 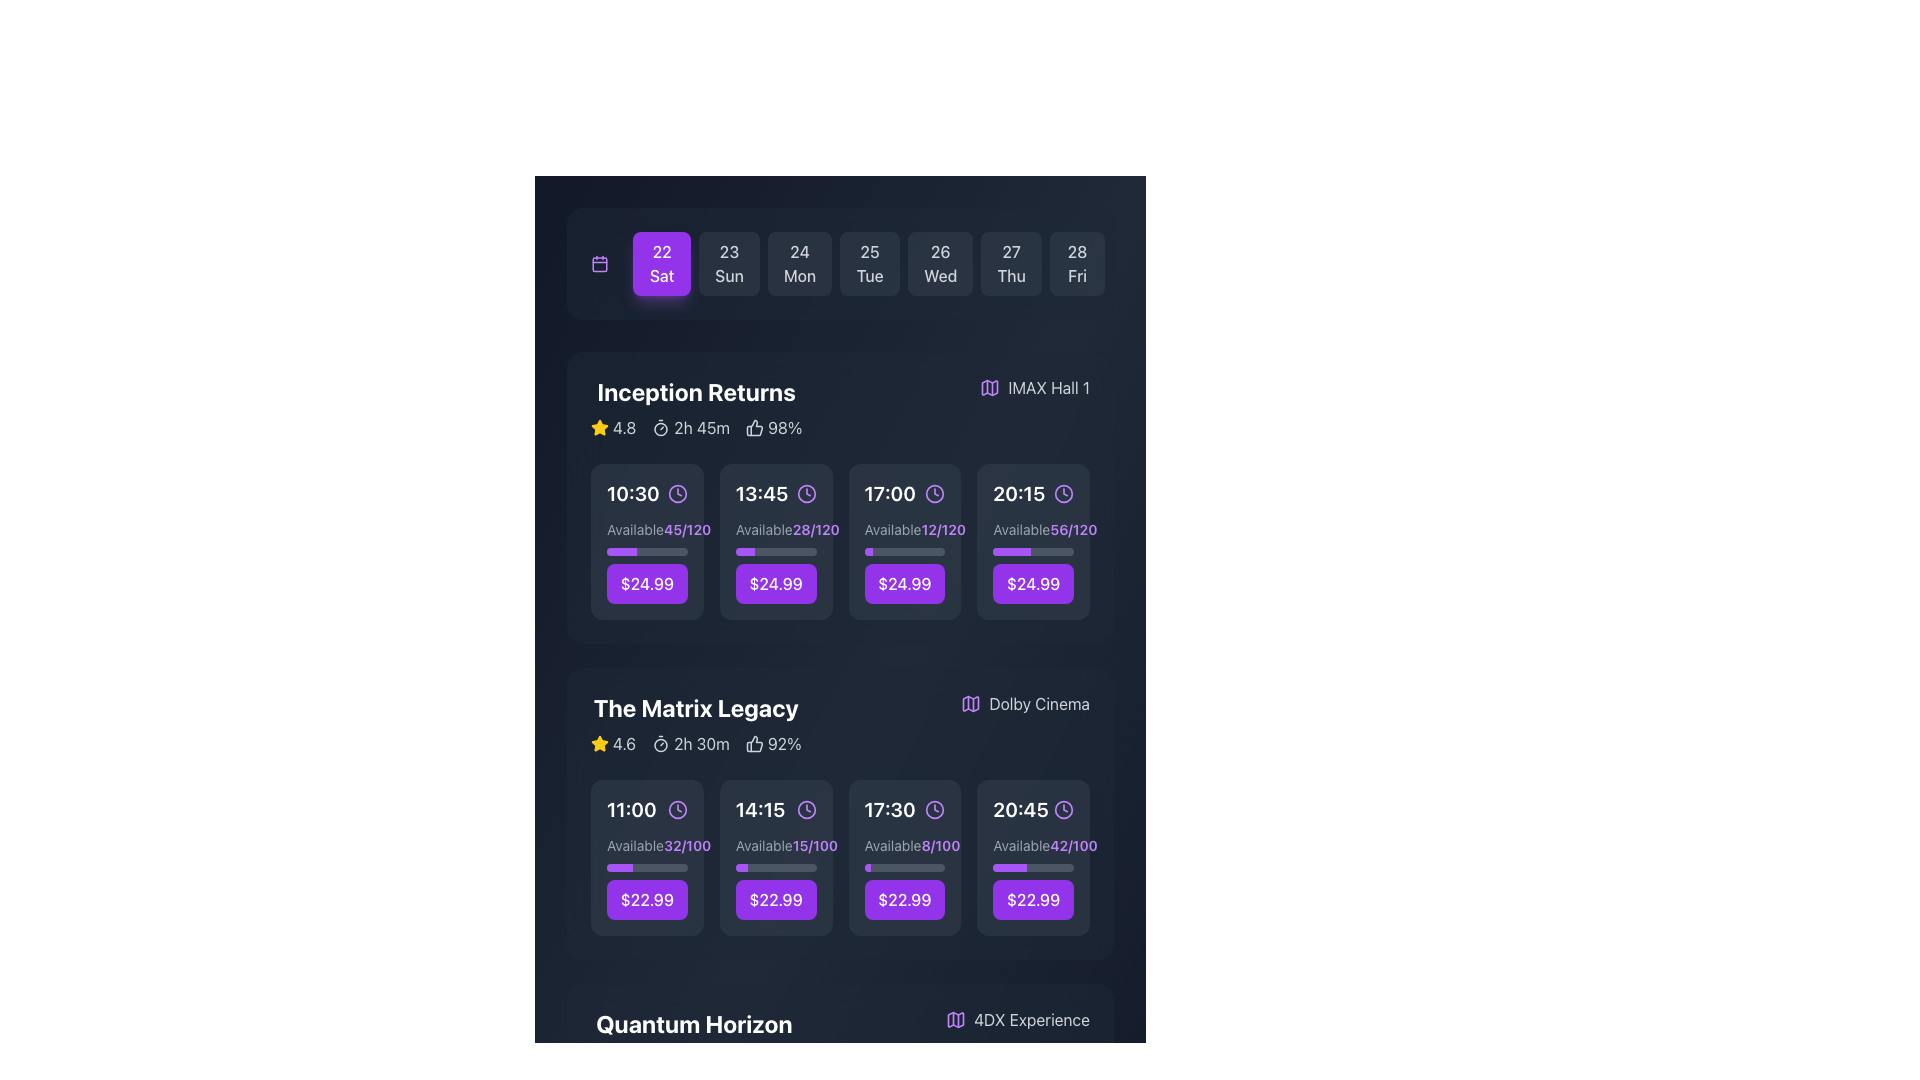 I want to click on the progress bar for the movie 'The Matrix Legacy' at 11:00 to understand seat availability visually, so click(x=647, y=877).